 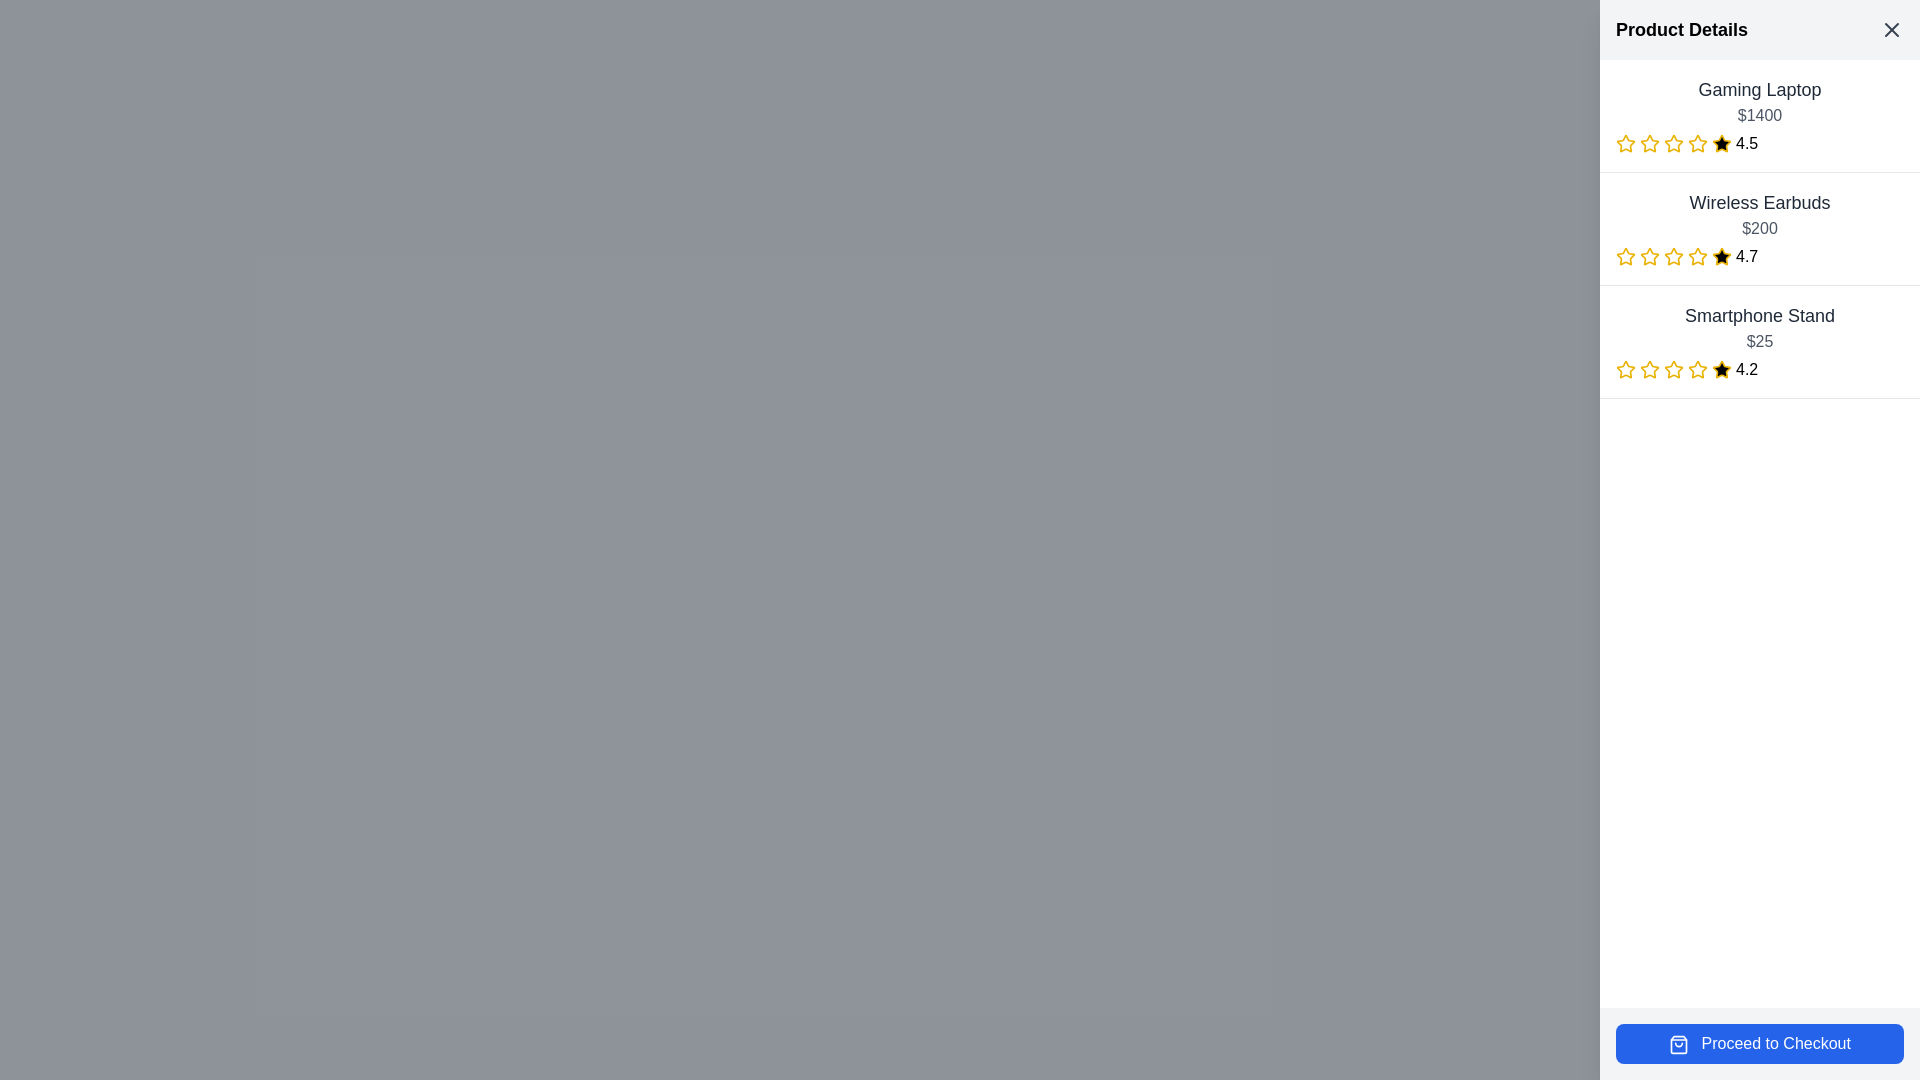 I want to click on the text display showing the rating value '4.2', which is located adjacent to the product 'Smartphone Stand' under its price, so click(x=1746, y=370).